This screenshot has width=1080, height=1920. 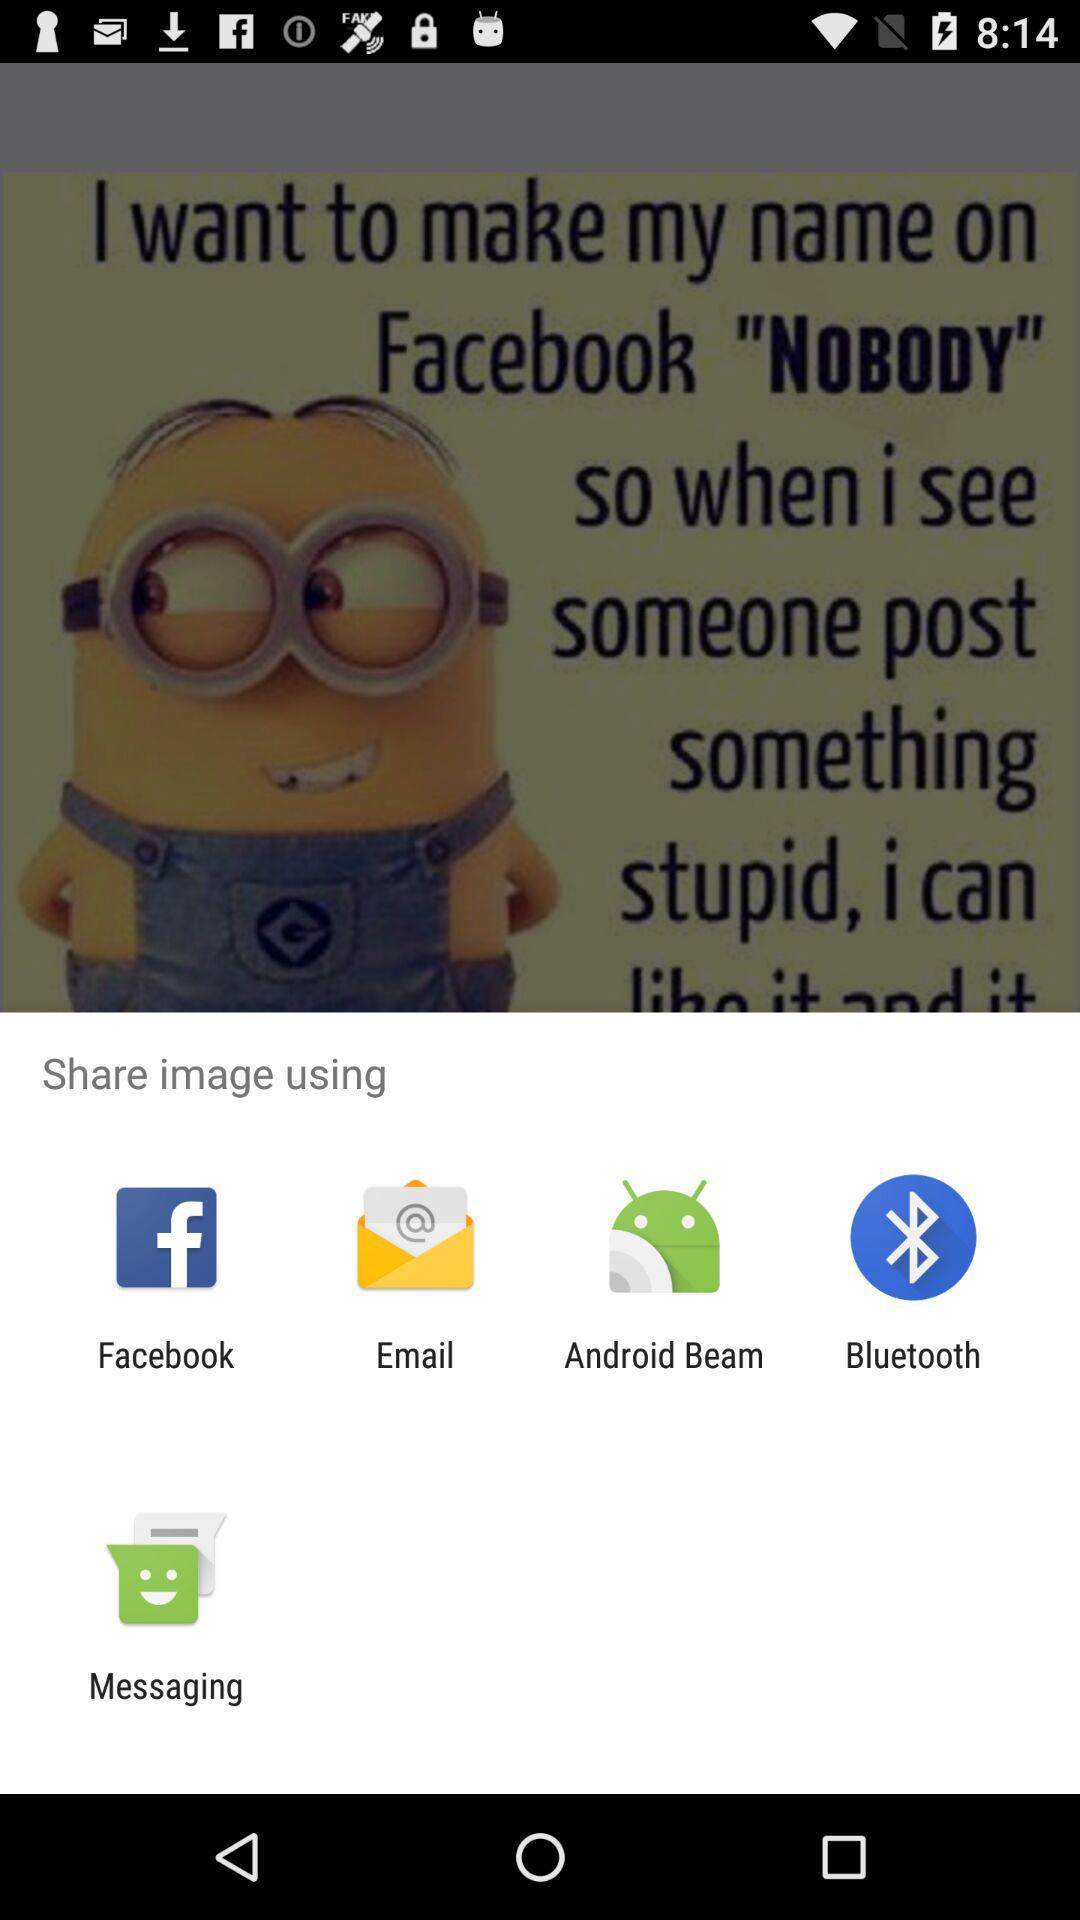 What do you see at coordinates (414, 1374) in the screenshot?
I see `the icon next to the android beam` at bounding box center [414, 1374].